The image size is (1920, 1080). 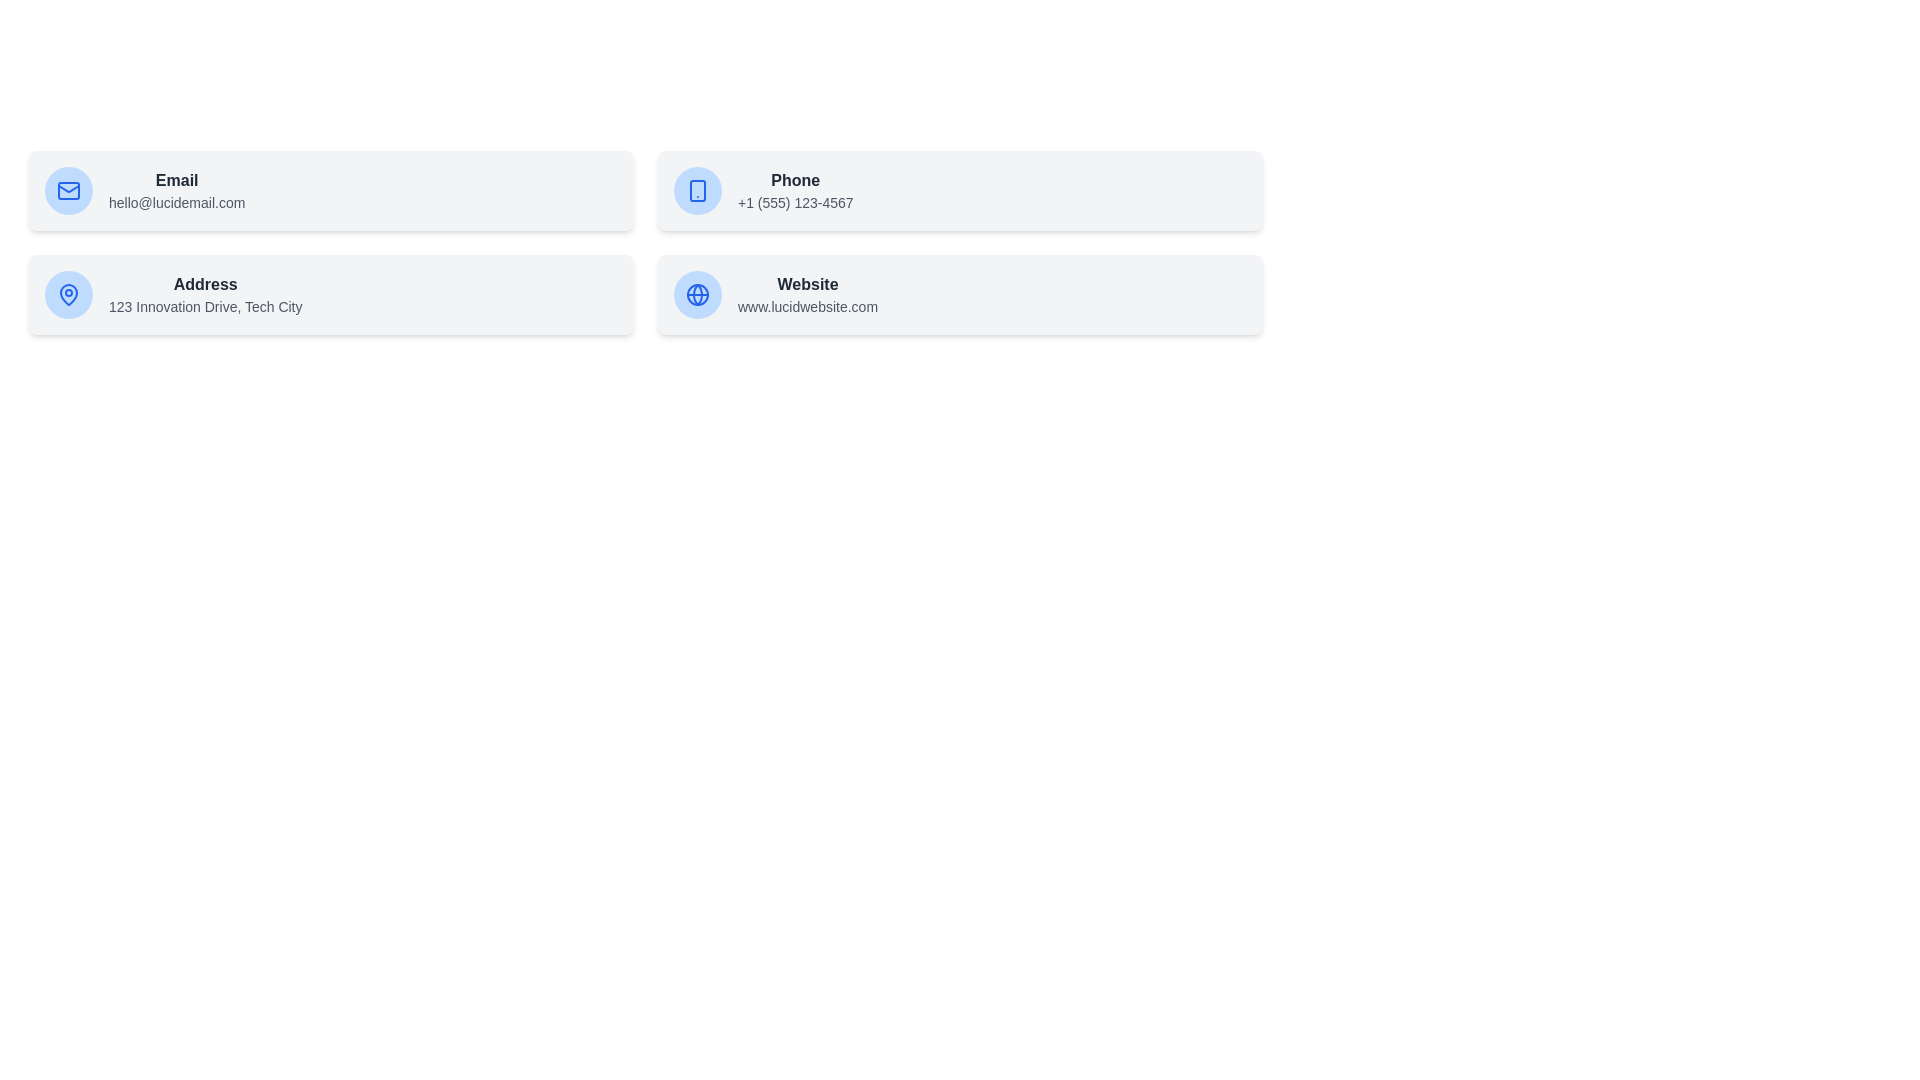 What do you see at coordinates (807, 307) in the screenshot?
I see `the static text display showing 'www.lucidwebsite.com', which is located directly under the larger 'Website' label within the contact information section` at bounding box center [807, 307].